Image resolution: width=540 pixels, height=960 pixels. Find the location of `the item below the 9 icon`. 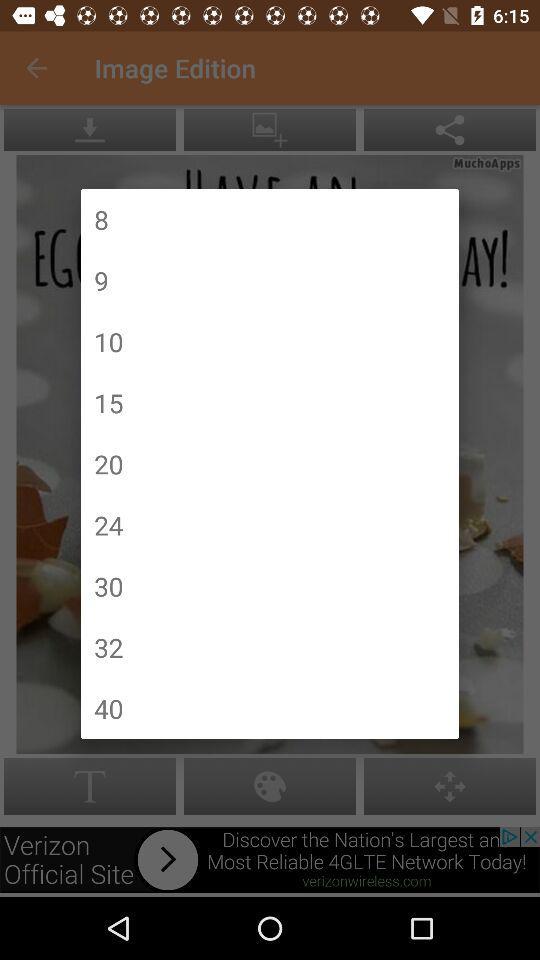

the item below the 9 icon is located at coordinates (108, 341).